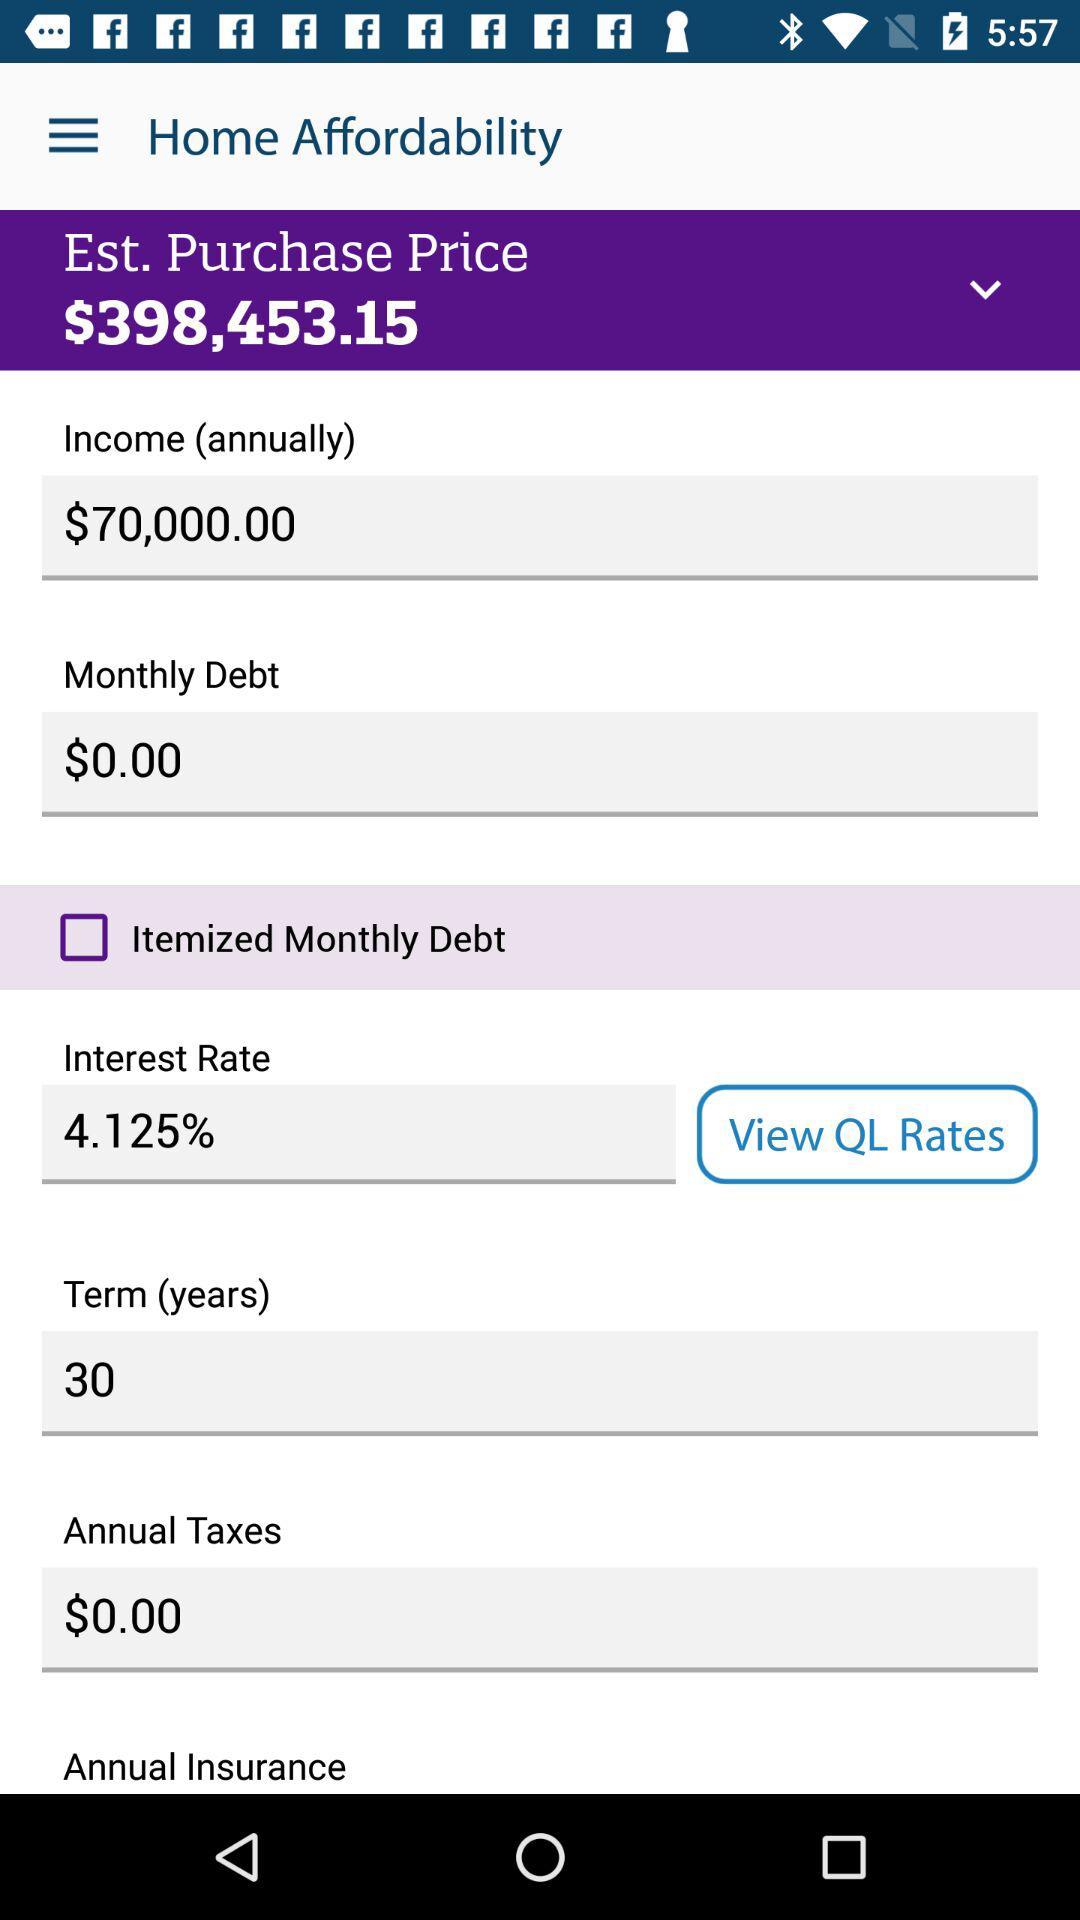 This screenshot has width=1080, height=1920. Describe the element at coordinates (984, 289) in the screenshot. I see `the expand_more icon` at that location.